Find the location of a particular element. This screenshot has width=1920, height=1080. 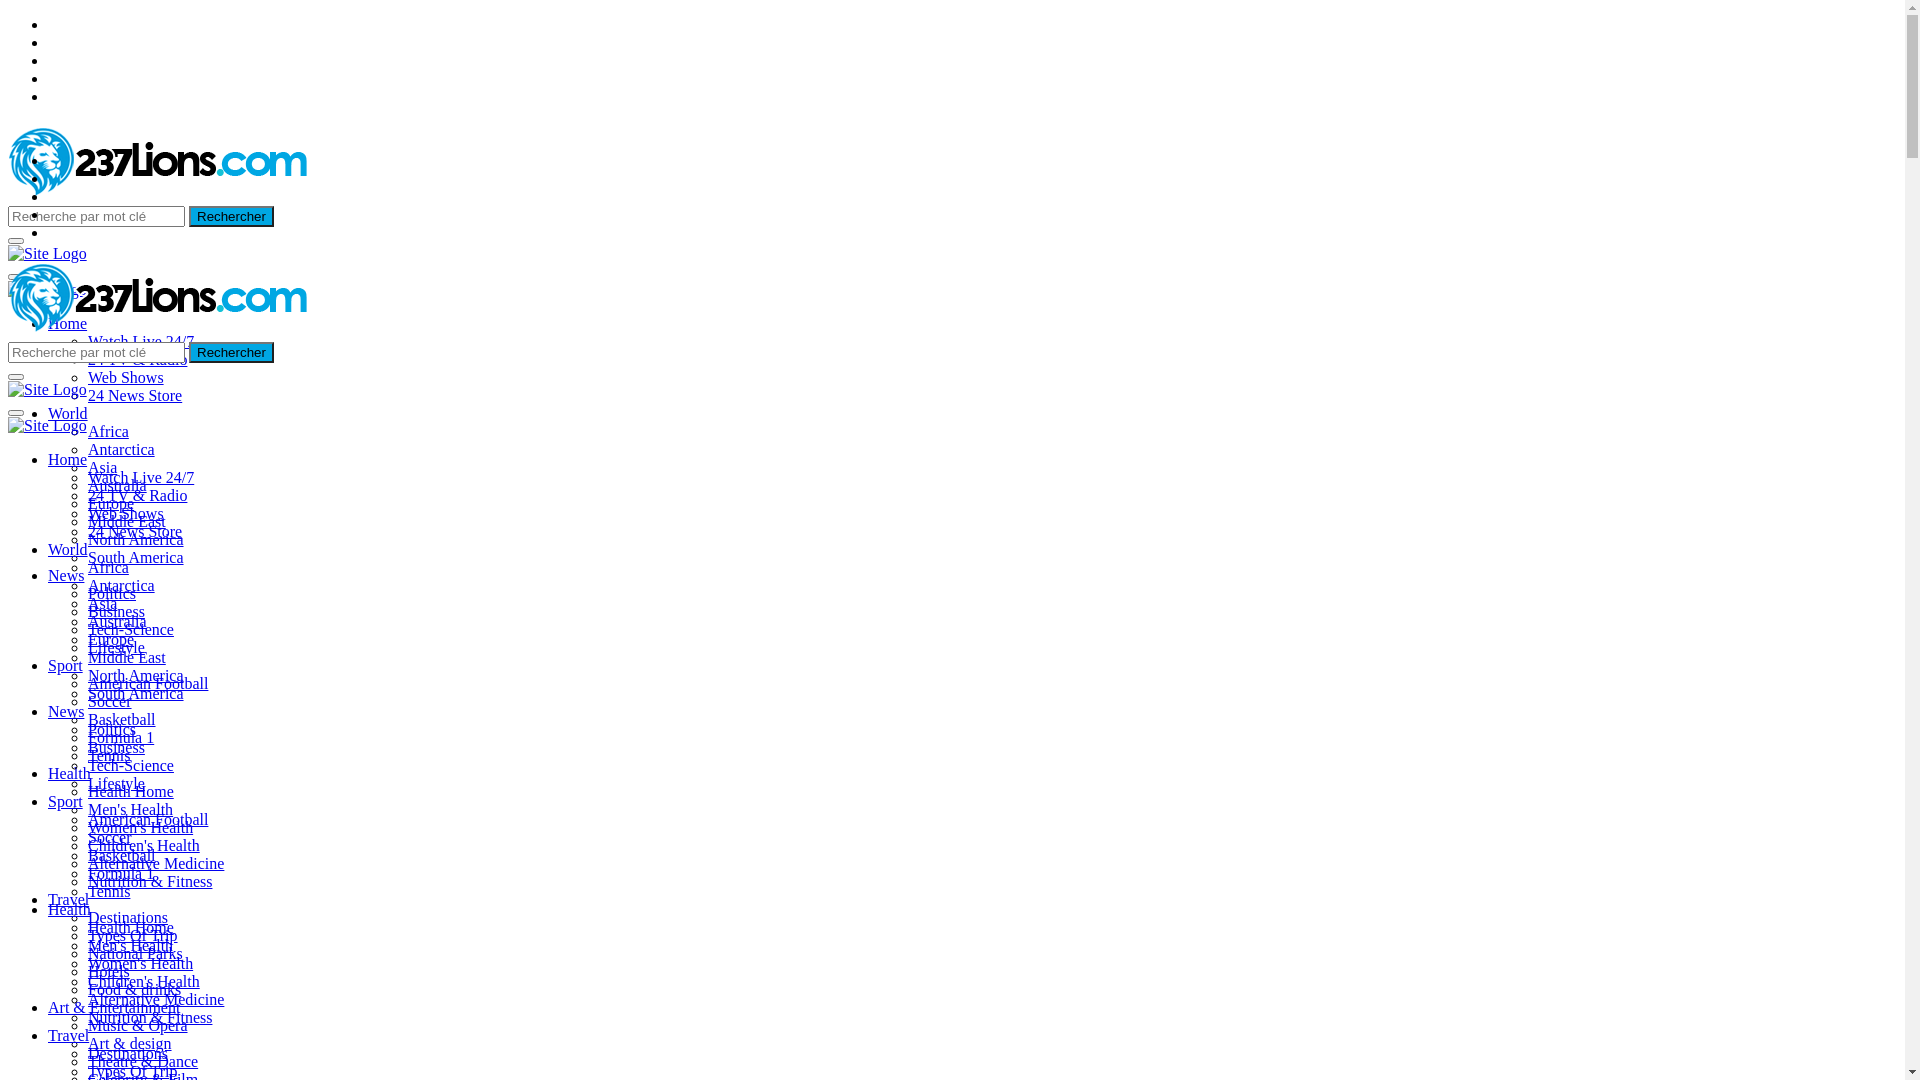

'Asia' is located at coordinates (101, 602).